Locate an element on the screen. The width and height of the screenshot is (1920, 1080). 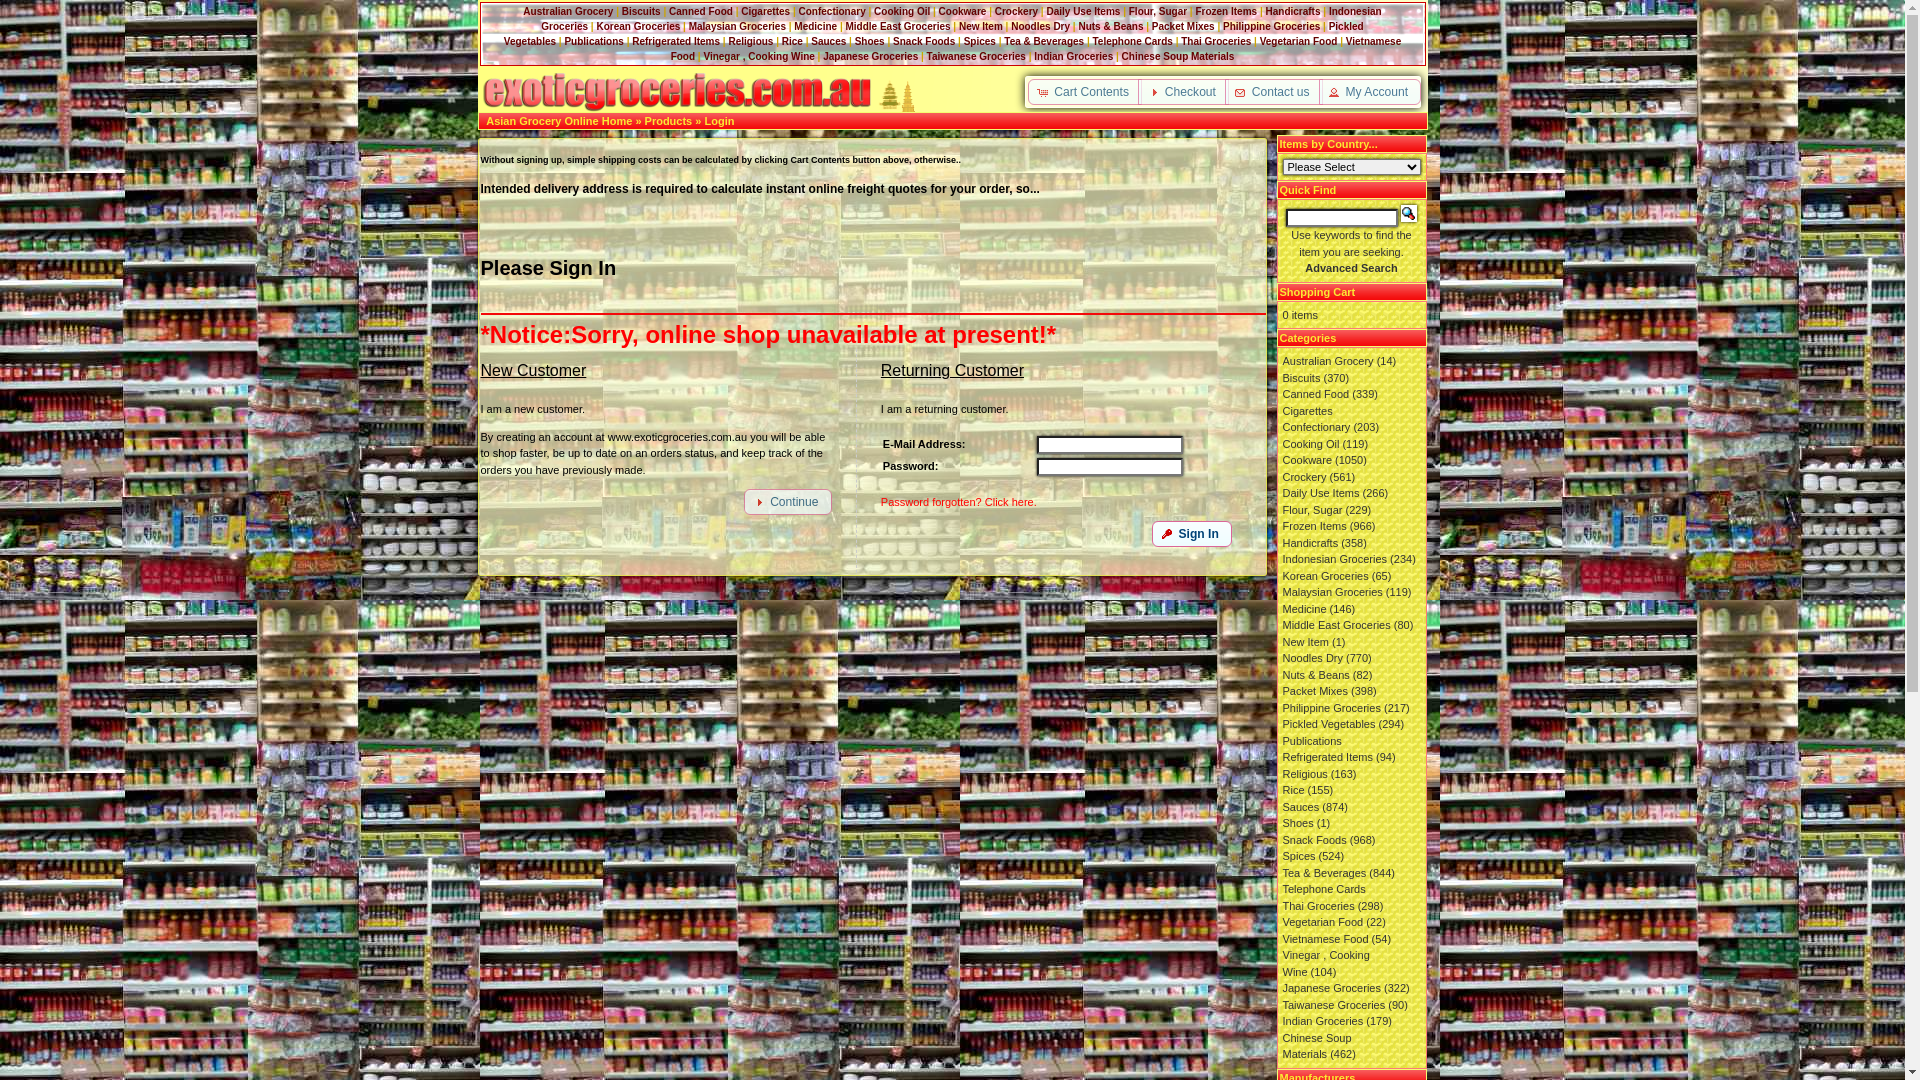
'Korean Groceries' is located at coordinates (637, 26).